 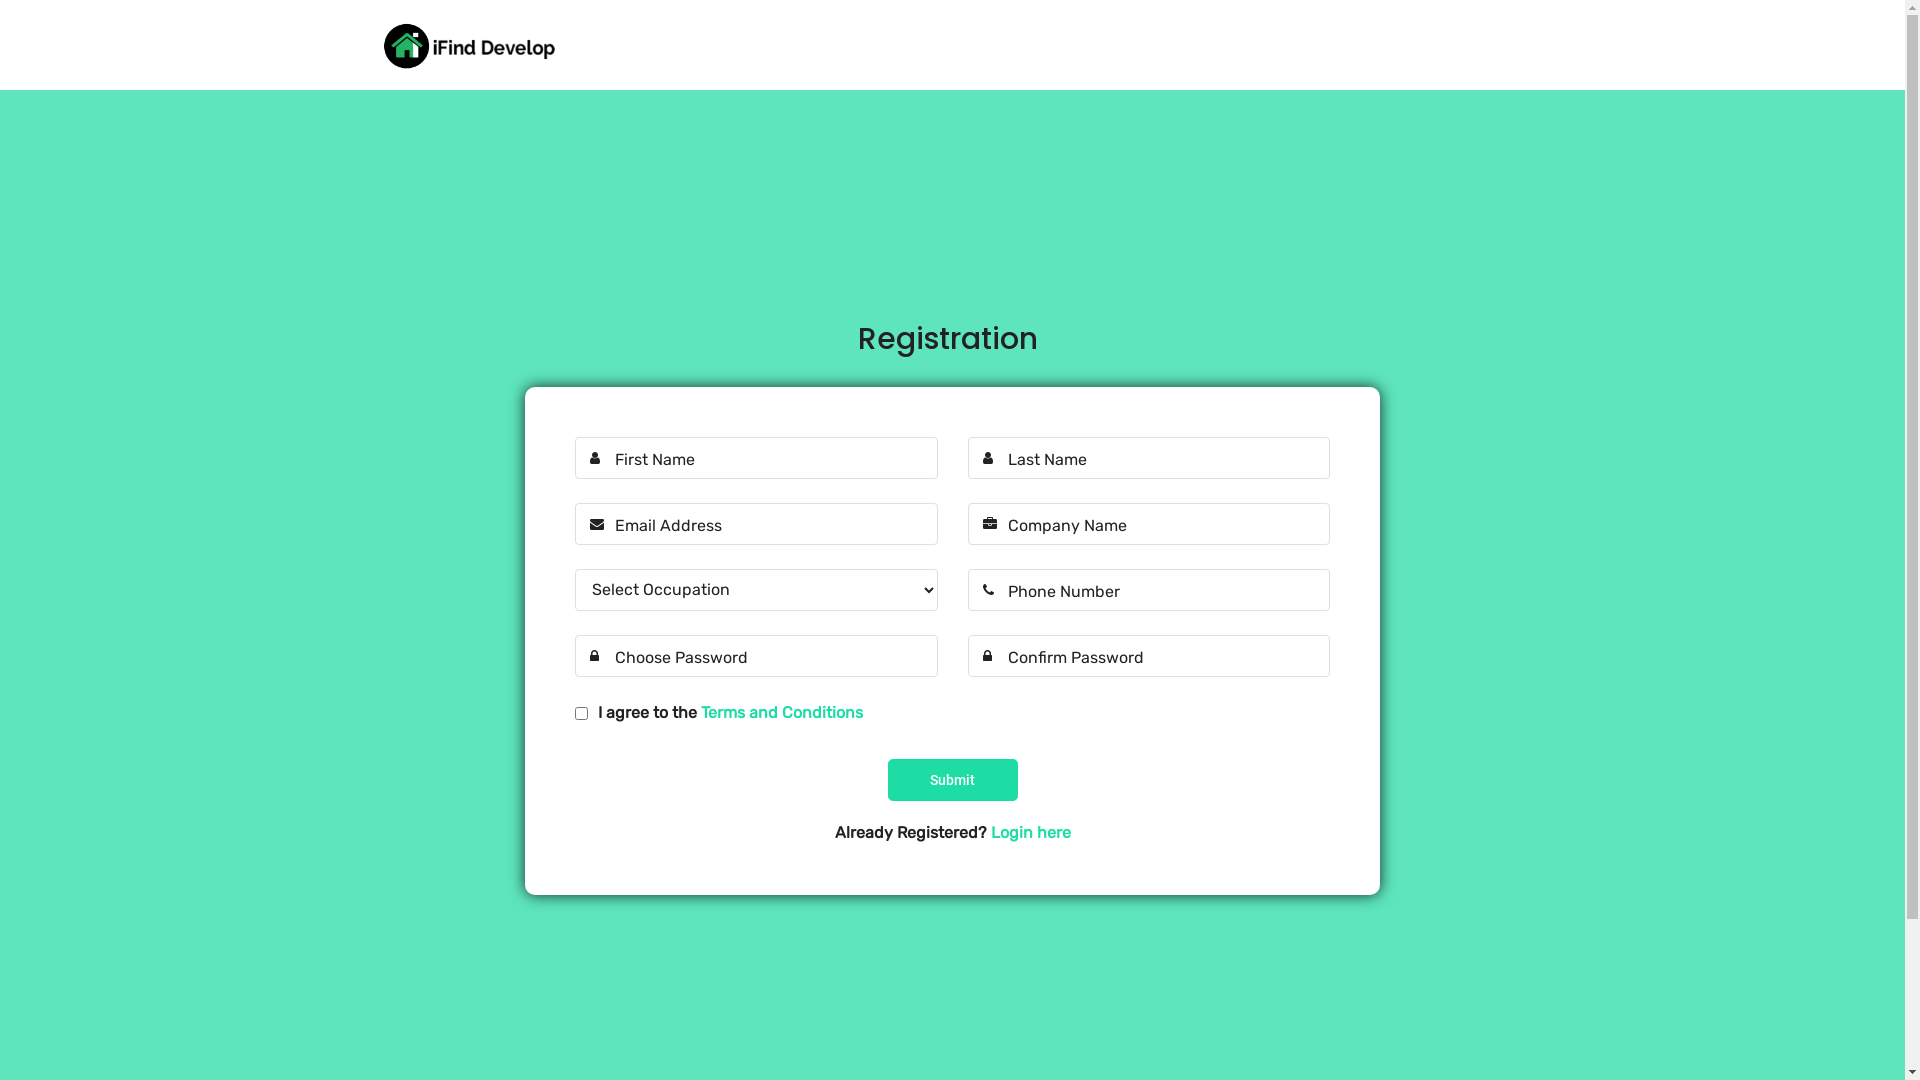 I want to click on 'Submit', so click(x=952, y=778).